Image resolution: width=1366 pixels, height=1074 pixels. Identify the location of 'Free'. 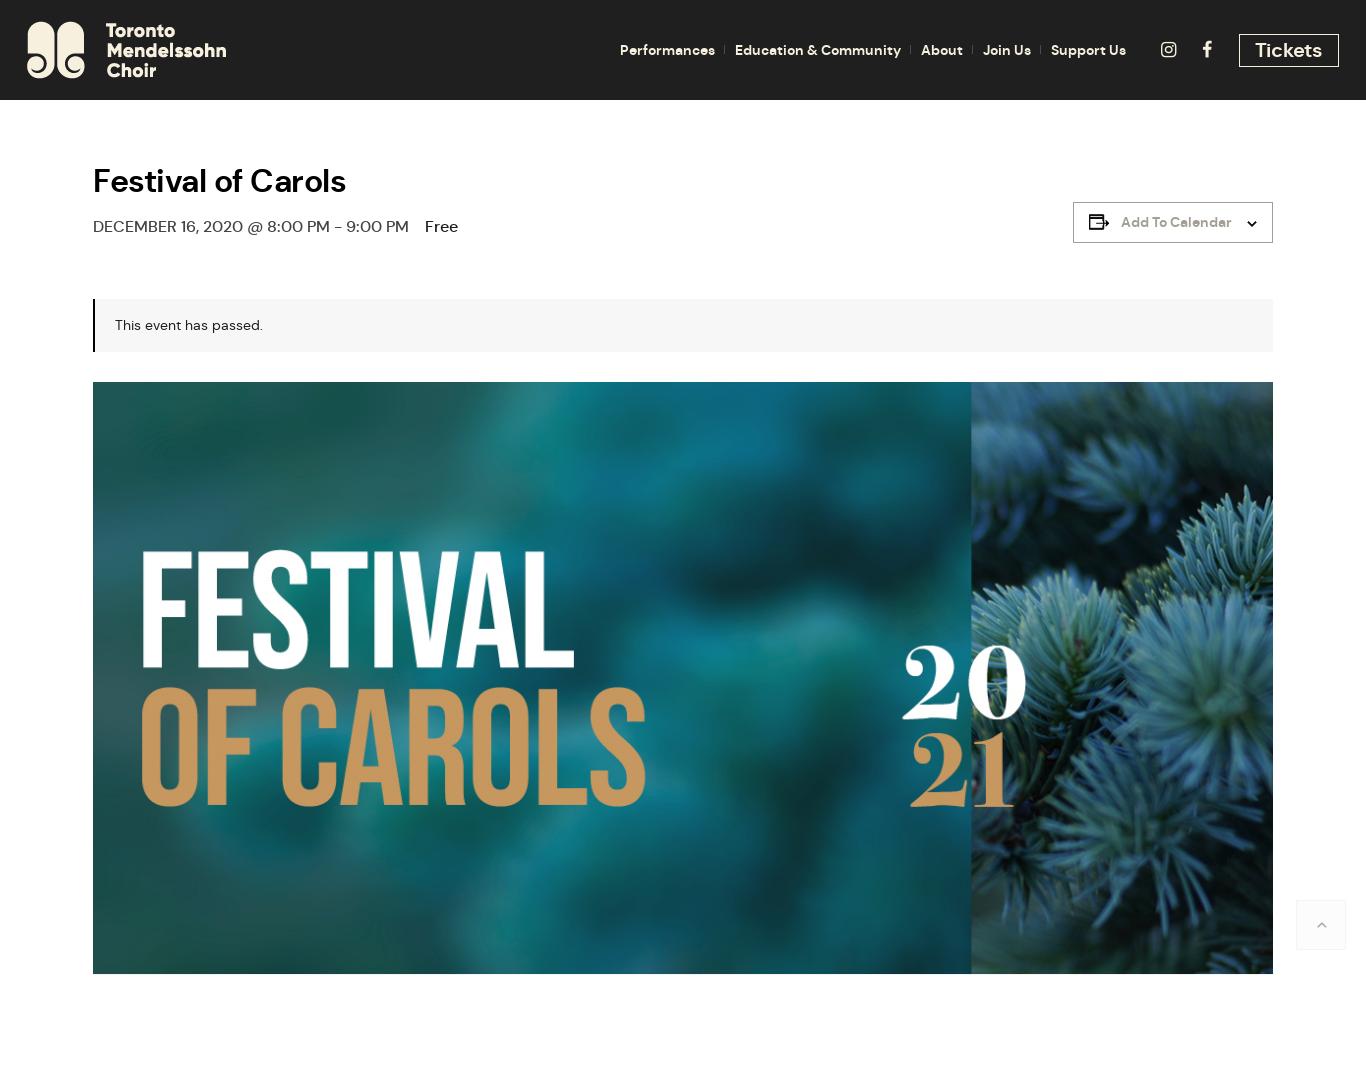
(440, 225).